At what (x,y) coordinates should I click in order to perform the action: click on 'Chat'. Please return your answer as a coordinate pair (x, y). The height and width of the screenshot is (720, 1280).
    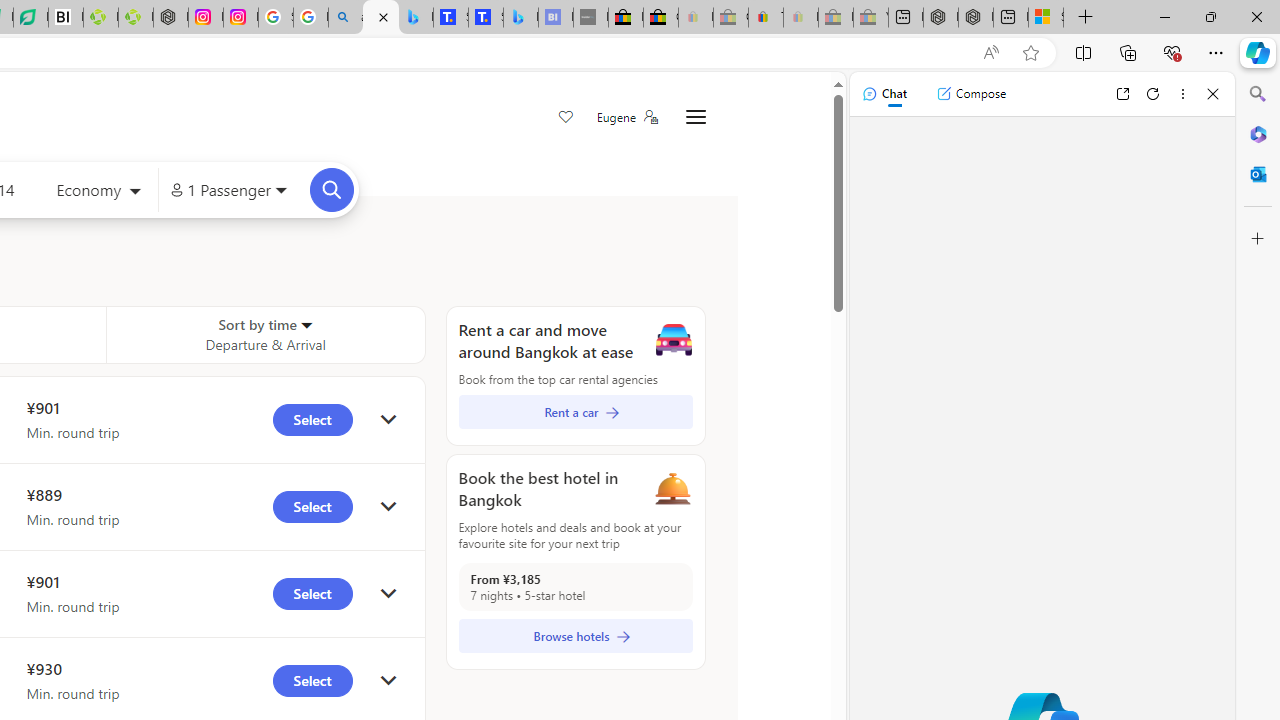
    Looking at the image, I should click on (883, 93).